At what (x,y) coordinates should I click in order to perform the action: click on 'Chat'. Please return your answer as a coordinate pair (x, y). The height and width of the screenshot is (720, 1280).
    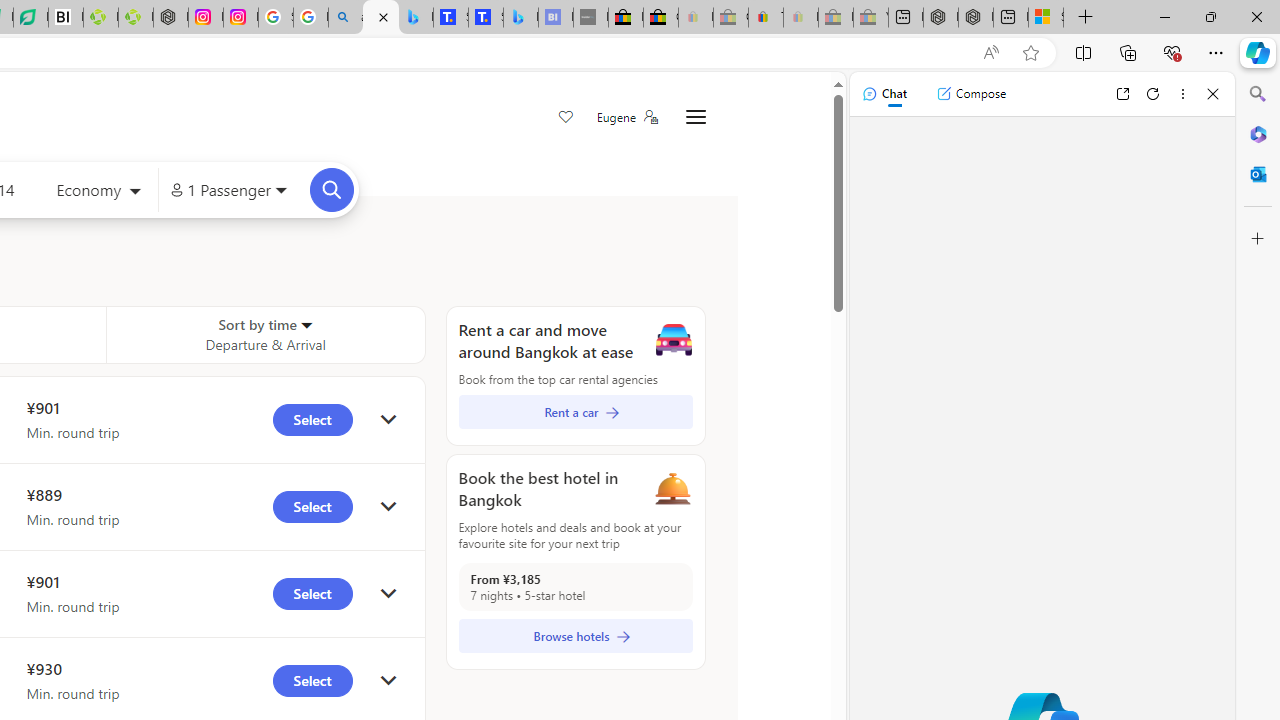
    Looking at the image, I should click on (883, 93).